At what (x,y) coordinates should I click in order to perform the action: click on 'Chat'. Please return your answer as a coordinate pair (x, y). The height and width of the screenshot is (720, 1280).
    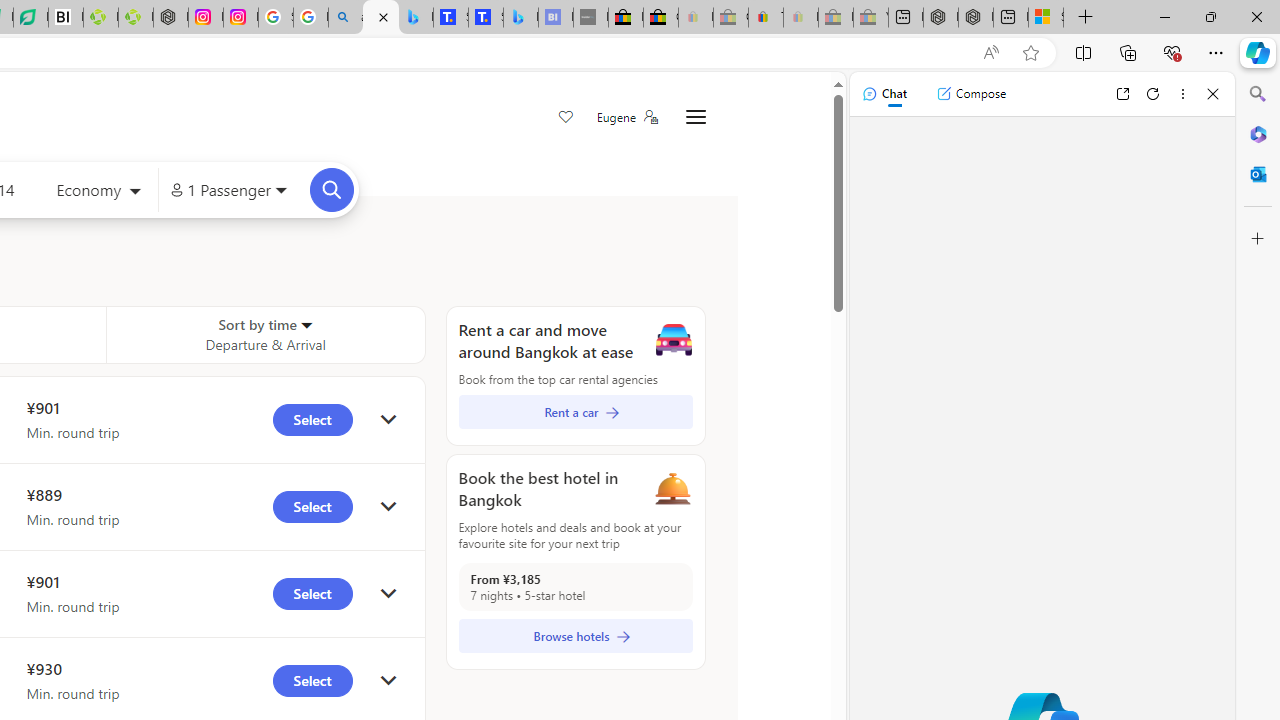
    Looking at the image, I should click on (883, 93).